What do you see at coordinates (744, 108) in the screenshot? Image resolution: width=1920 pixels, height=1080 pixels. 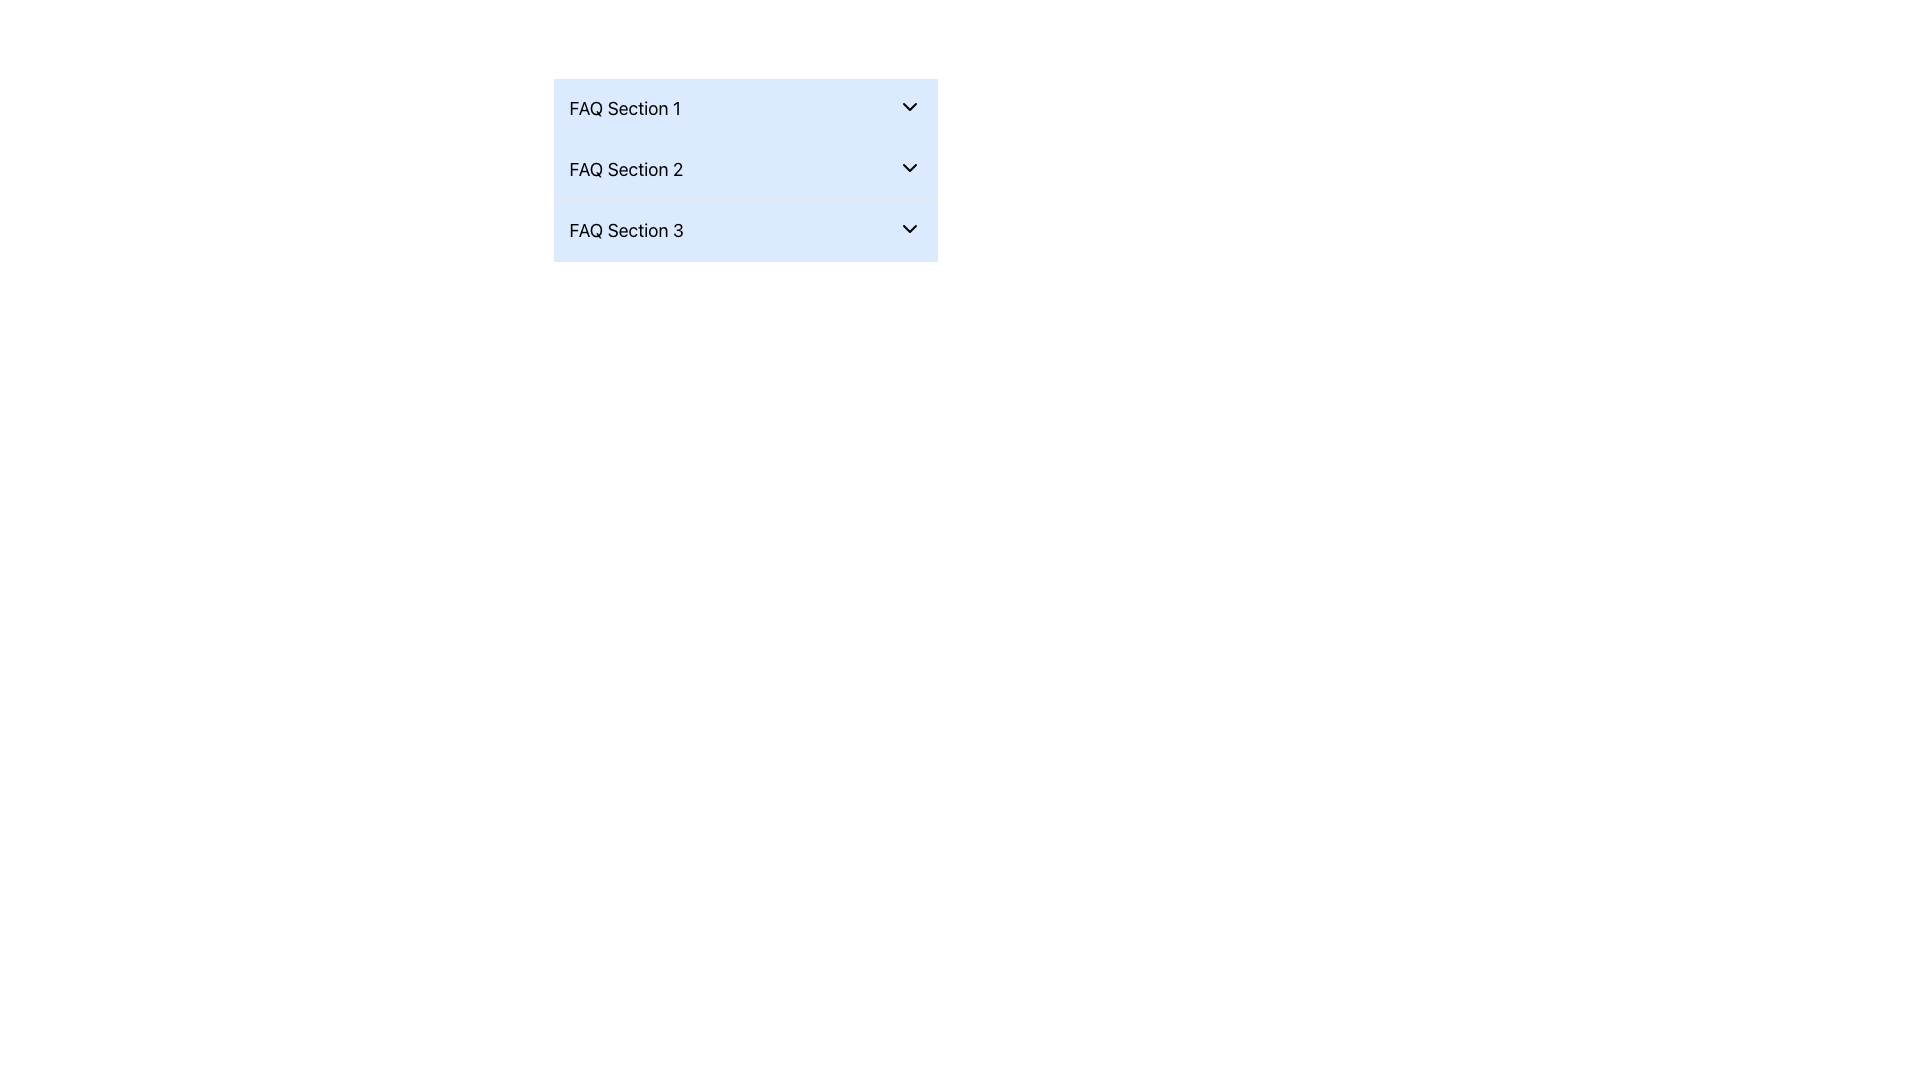 I see `the 'FAQ Section 1' button` at bounding box center [744, 108].